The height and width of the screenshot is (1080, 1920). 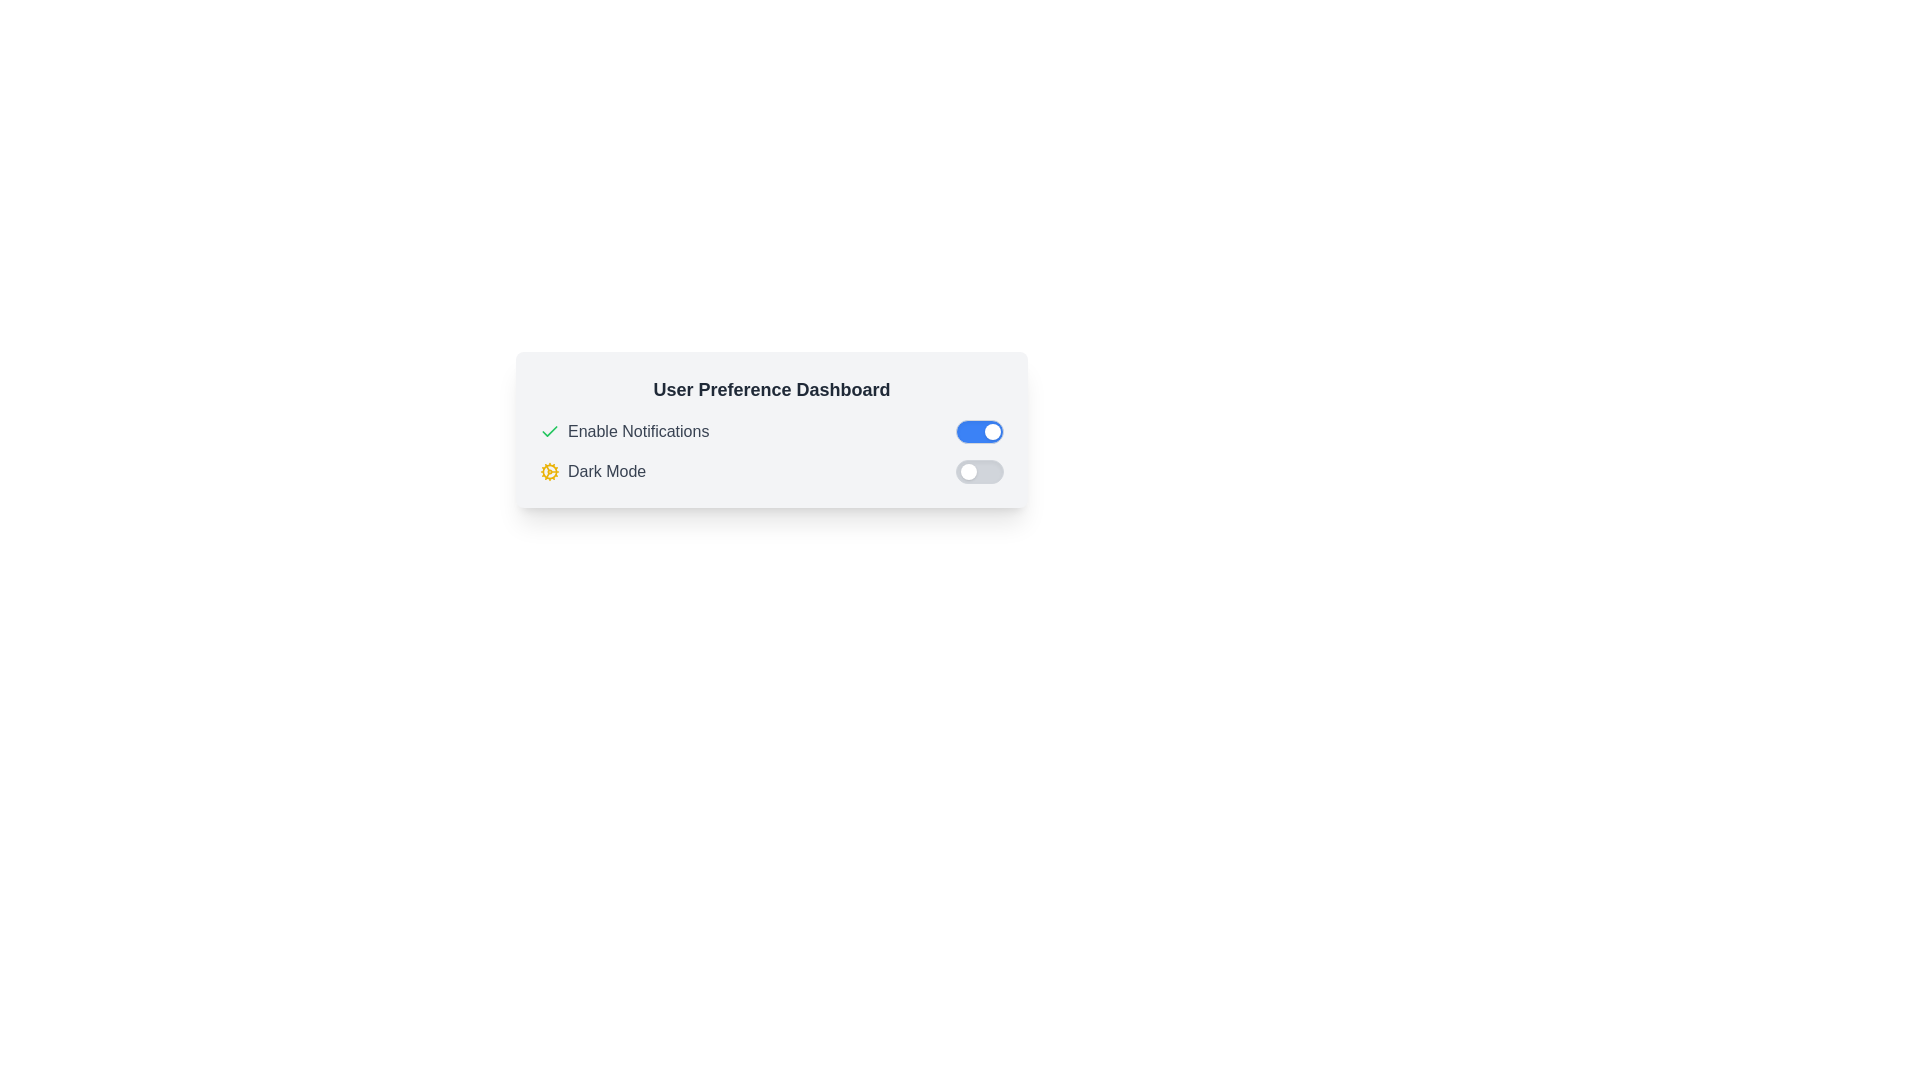 What do you see at coordinates (979, 471) in the screenshot?
I see `the thumb of the toggle switch, which is styled with a gray rounded rectangular track and a white circular thumb` at bounding box center [979, 471].